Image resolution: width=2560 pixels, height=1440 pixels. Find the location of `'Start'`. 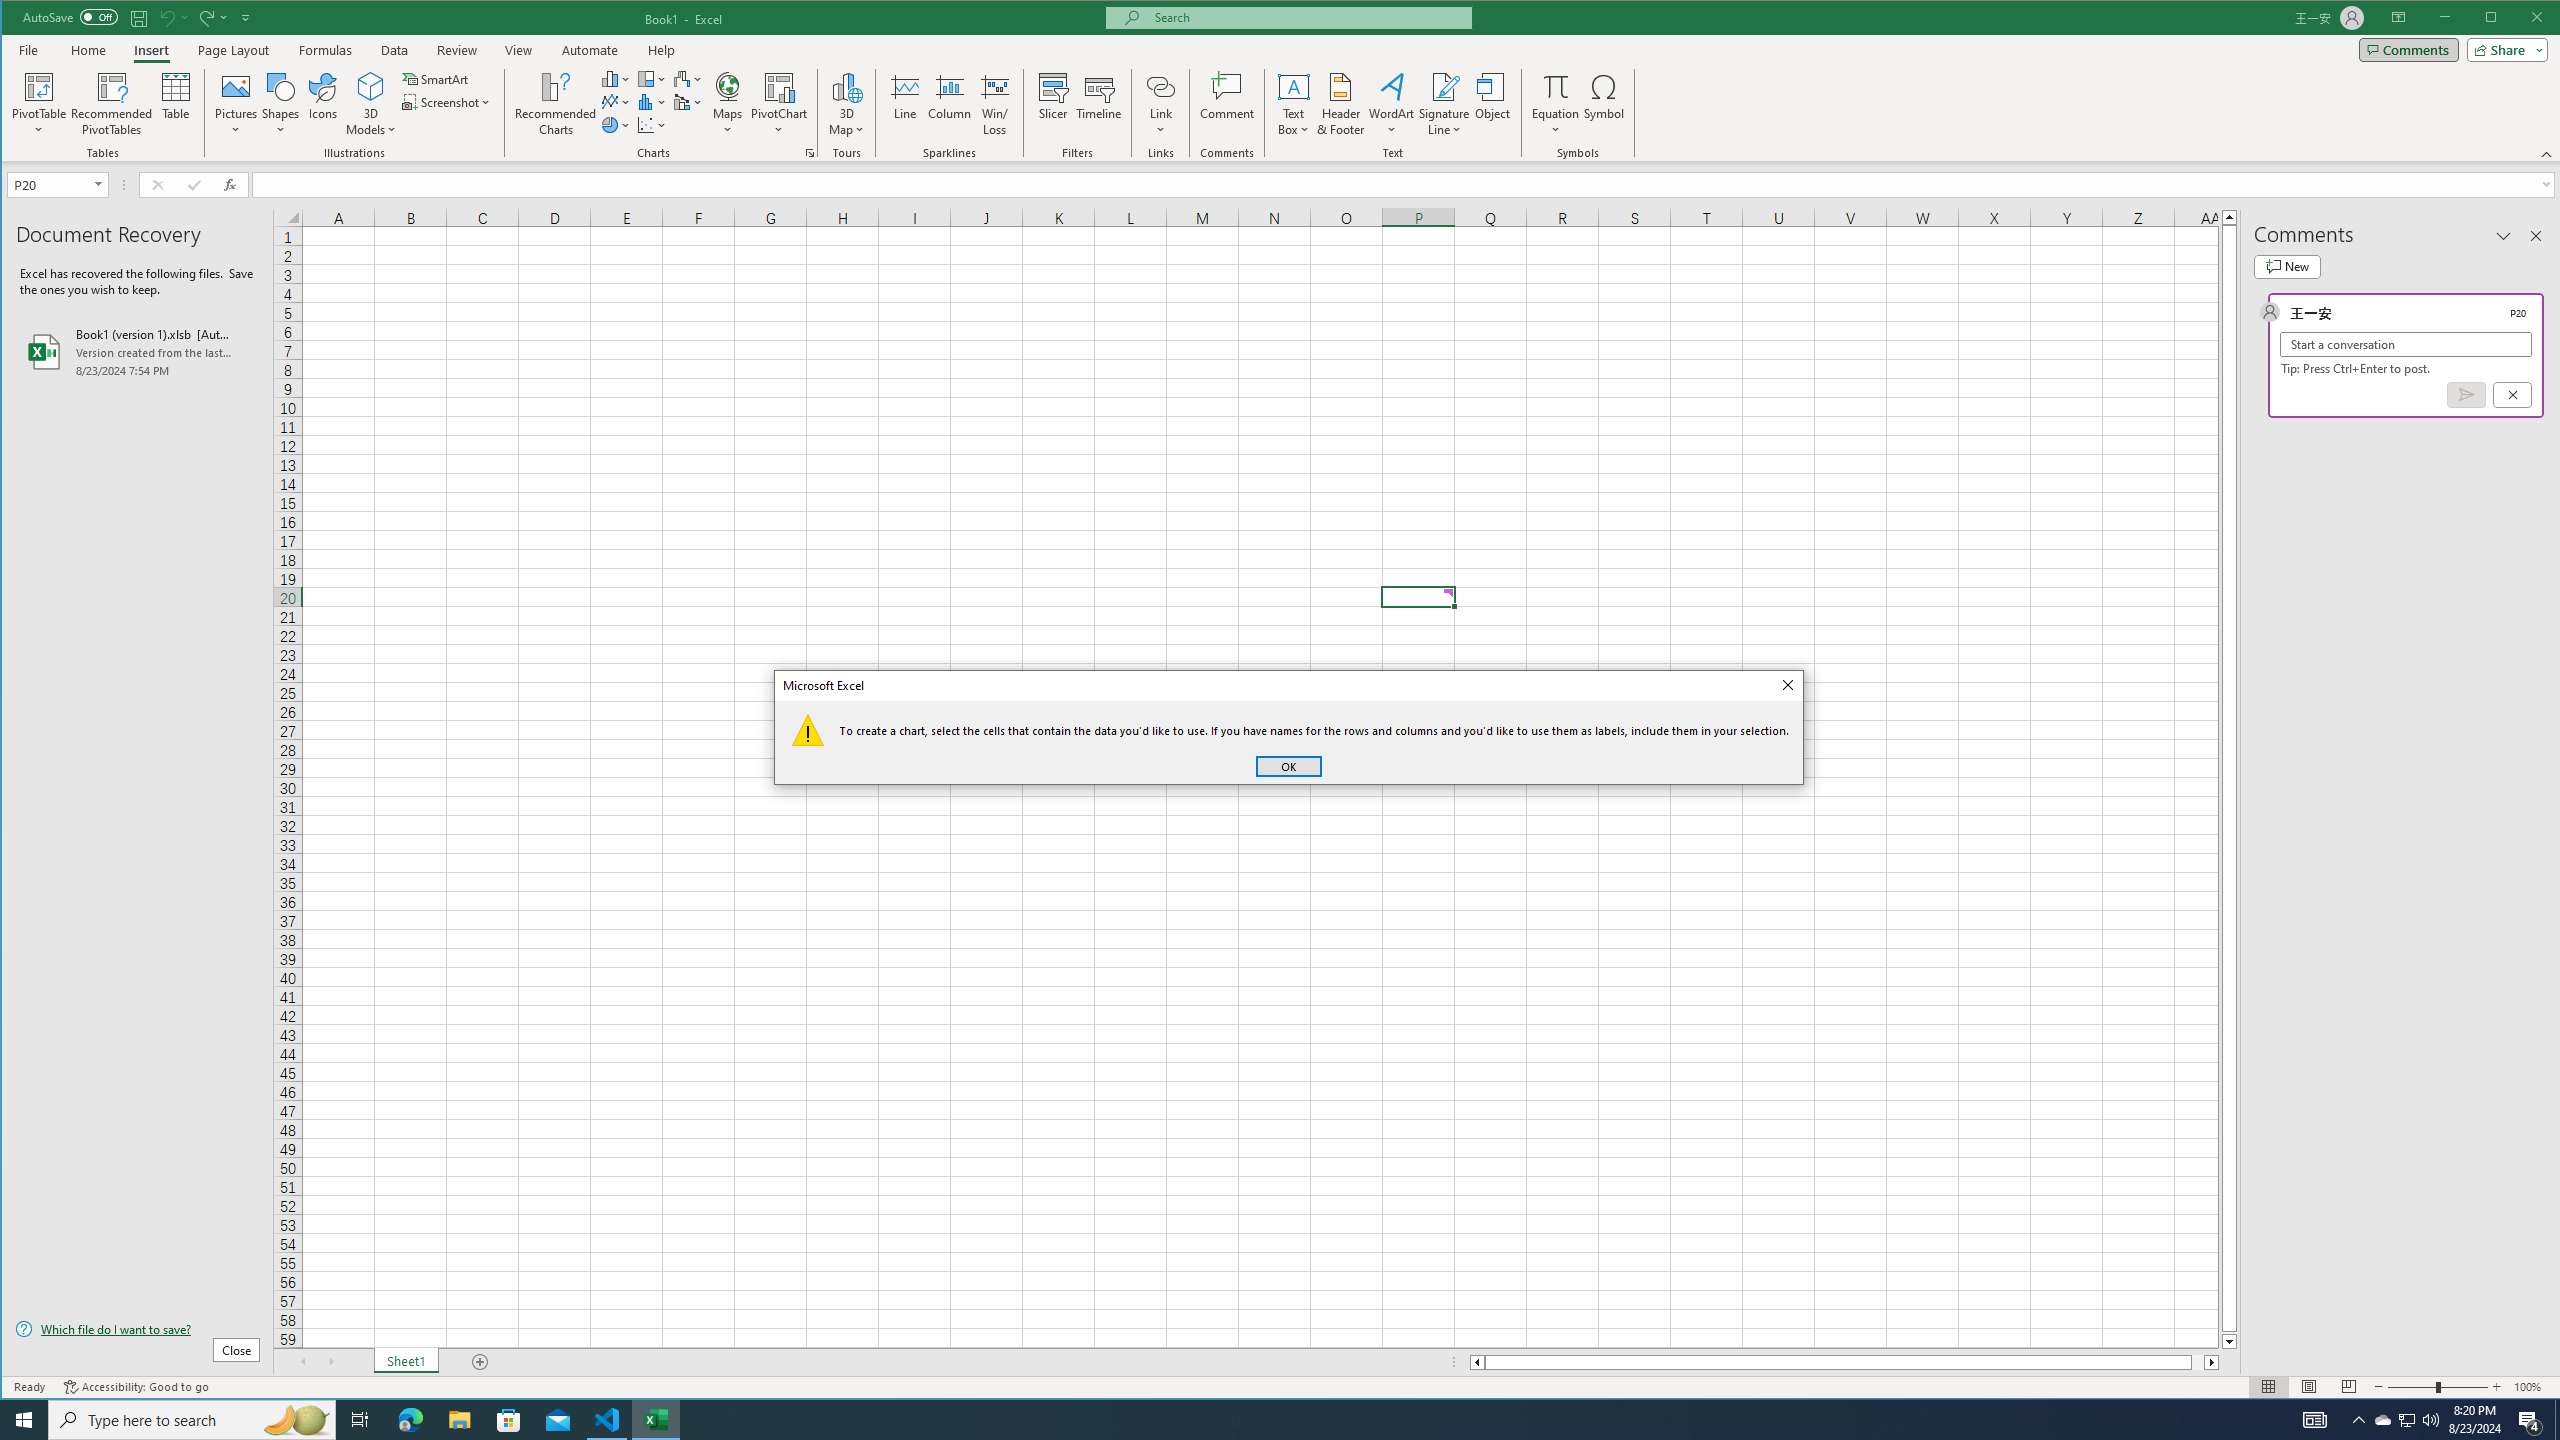

'Start' is located at coordinates (24, 1418).